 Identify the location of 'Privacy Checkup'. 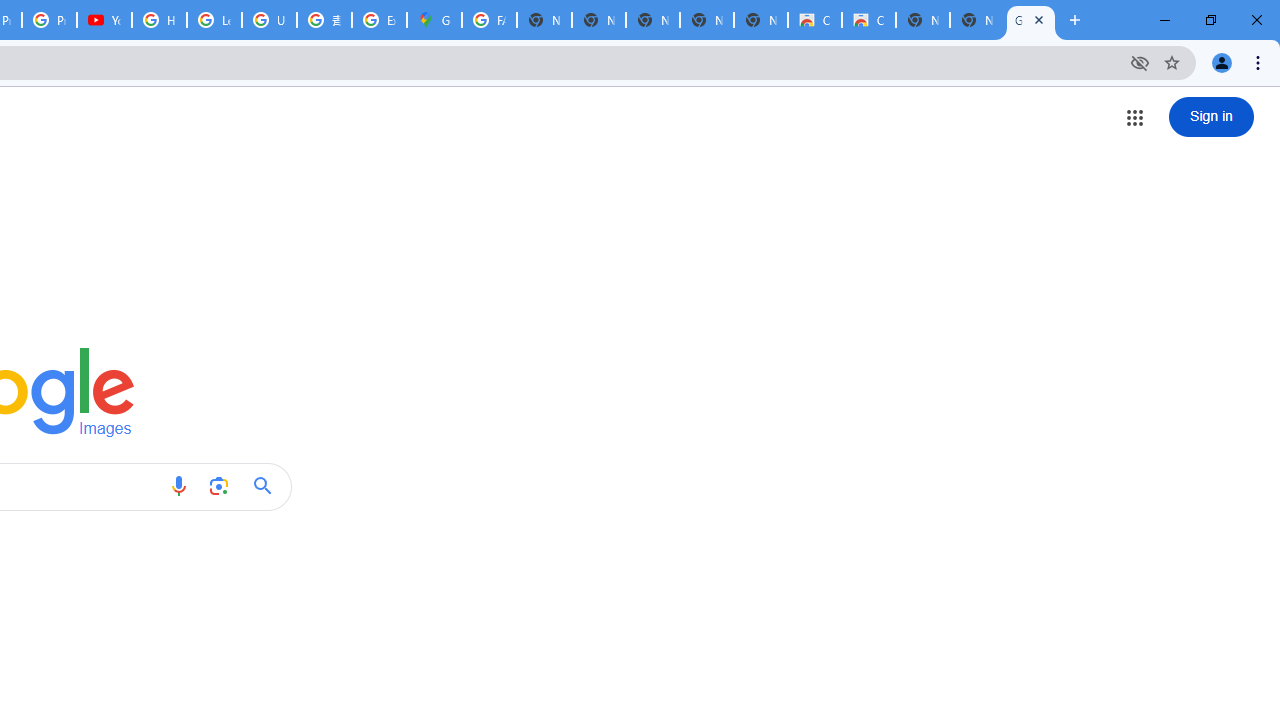
(49, 20).